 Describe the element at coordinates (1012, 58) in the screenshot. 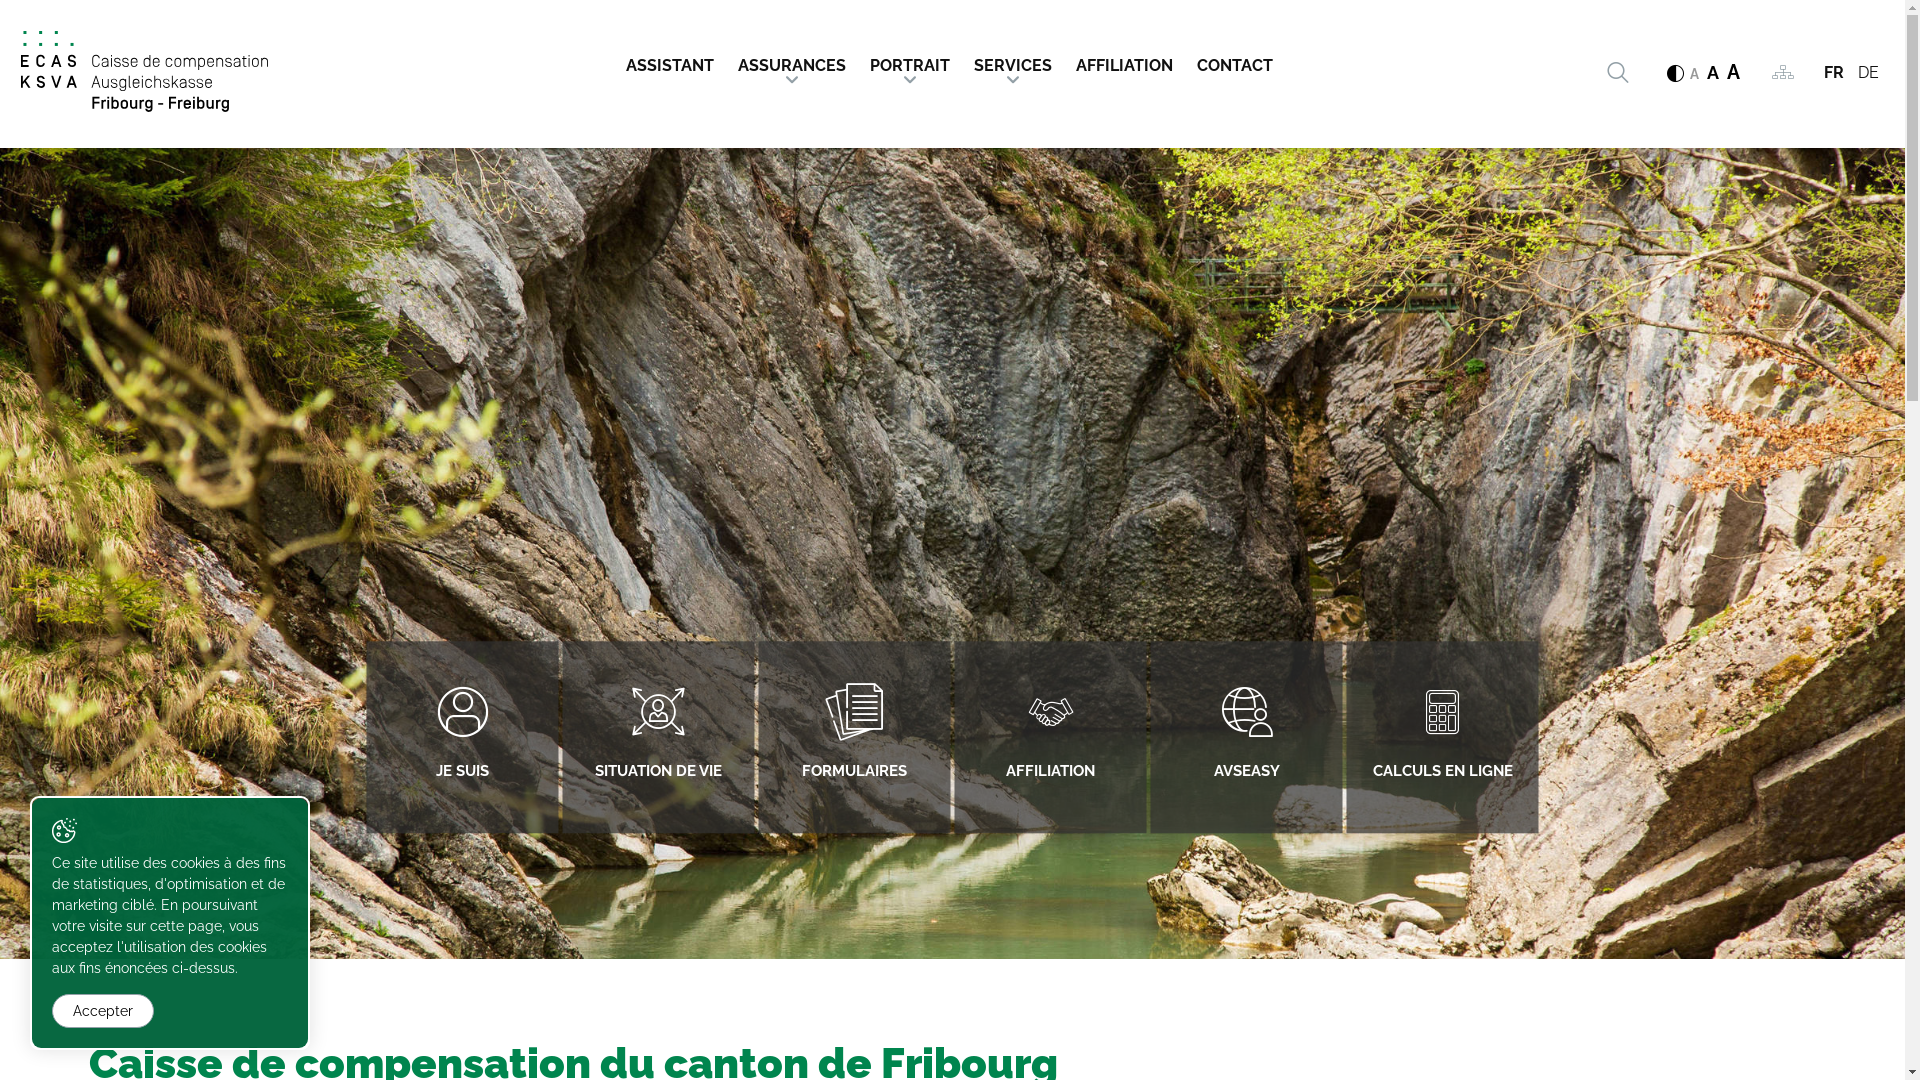

I see `'SERVICES'` at that location.